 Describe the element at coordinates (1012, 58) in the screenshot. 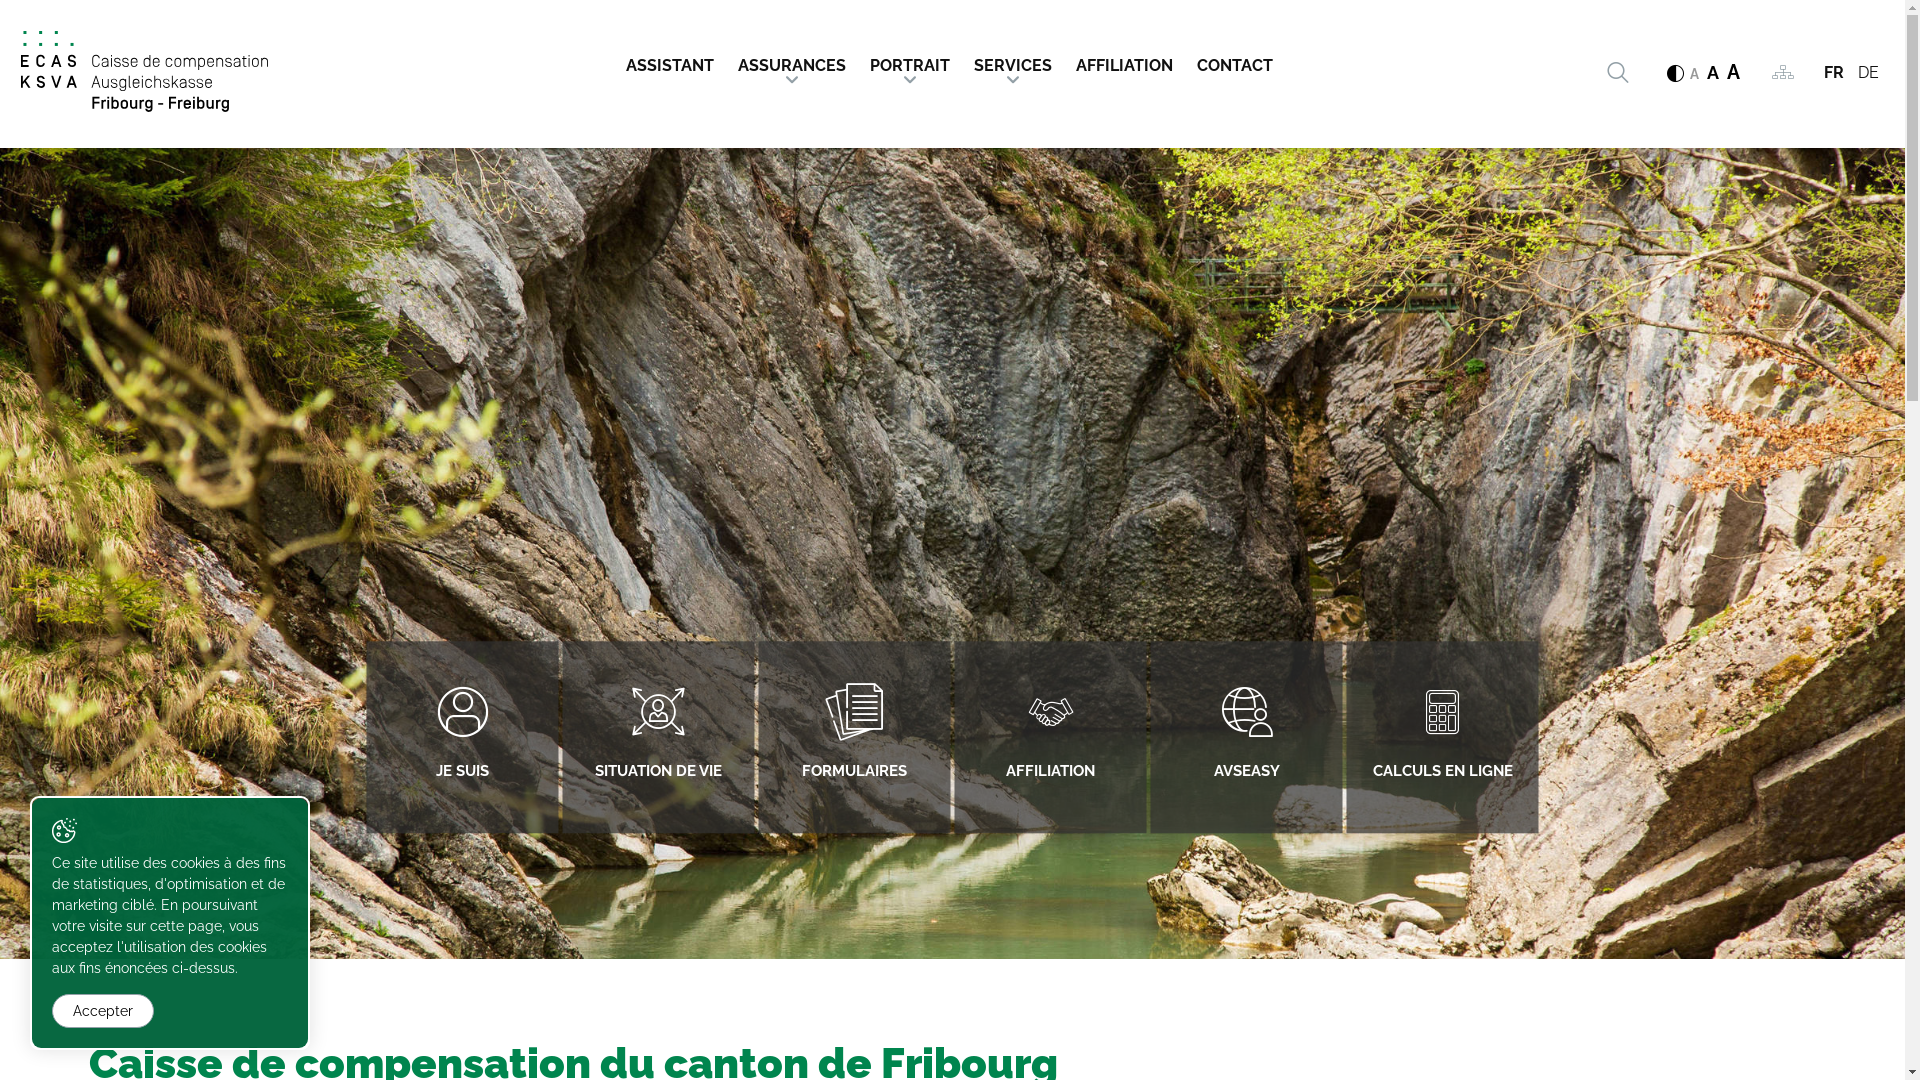

I see `'SERVICES'` at that location.